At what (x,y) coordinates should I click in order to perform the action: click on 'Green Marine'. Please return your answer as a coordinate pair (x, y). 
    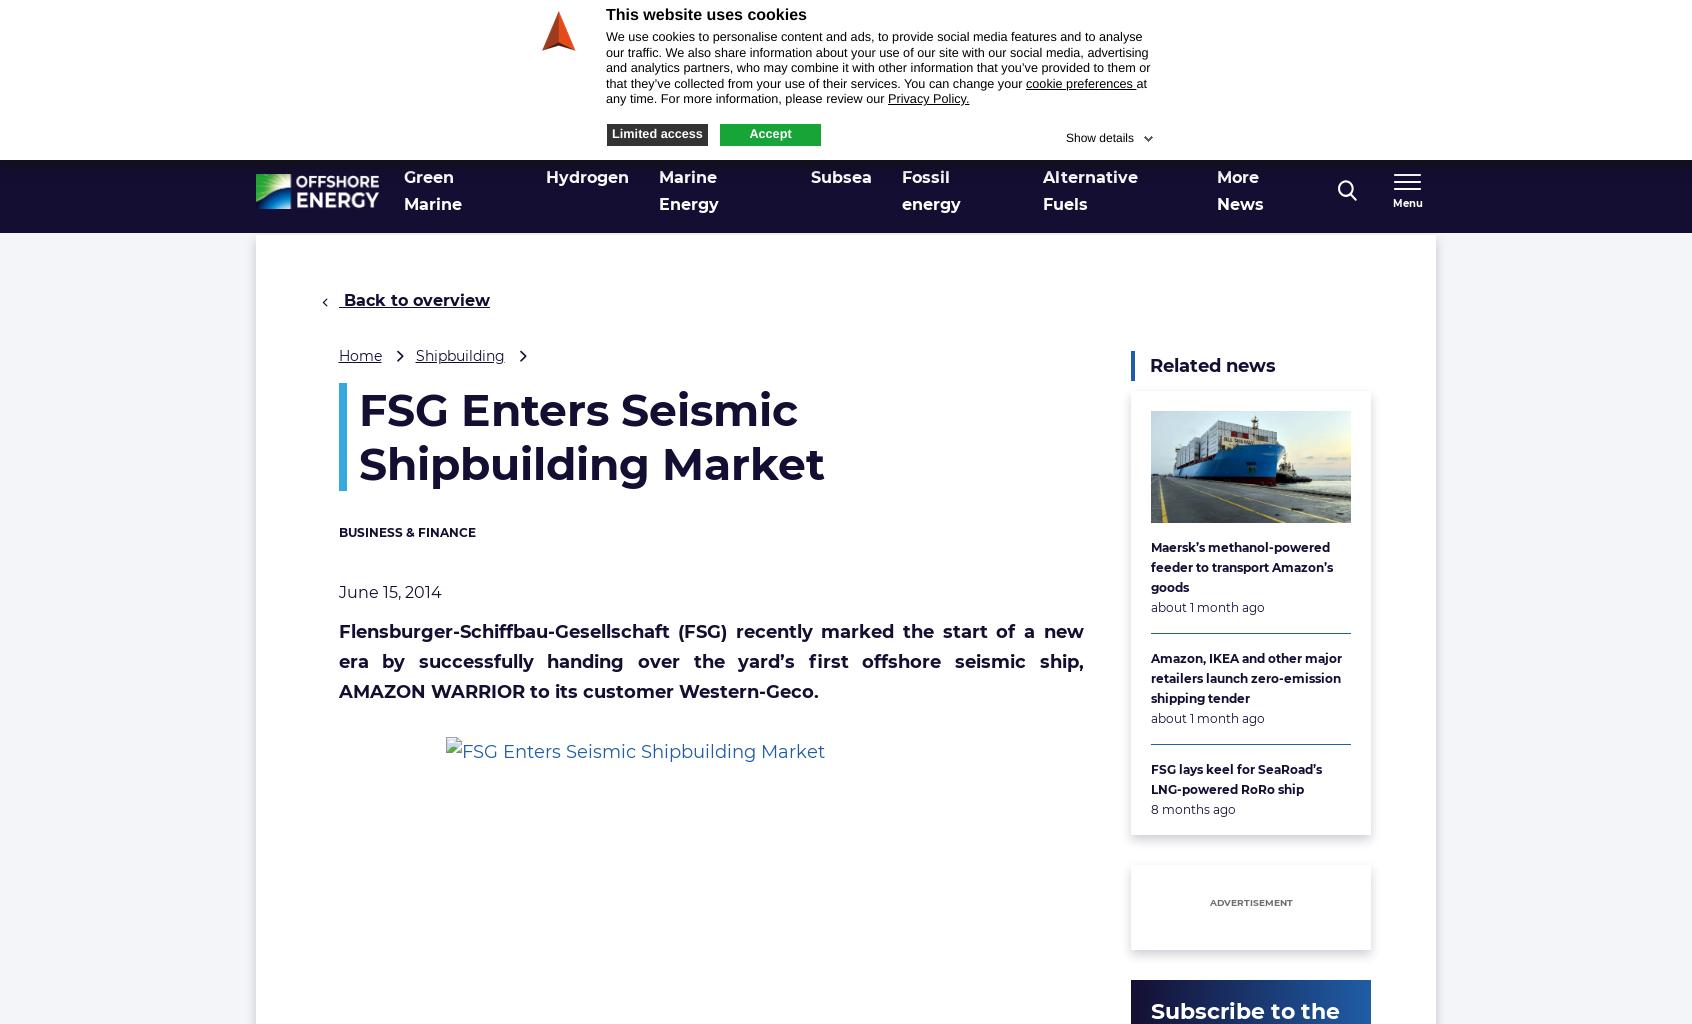
    Looking at the image, I should click on (430, 190).